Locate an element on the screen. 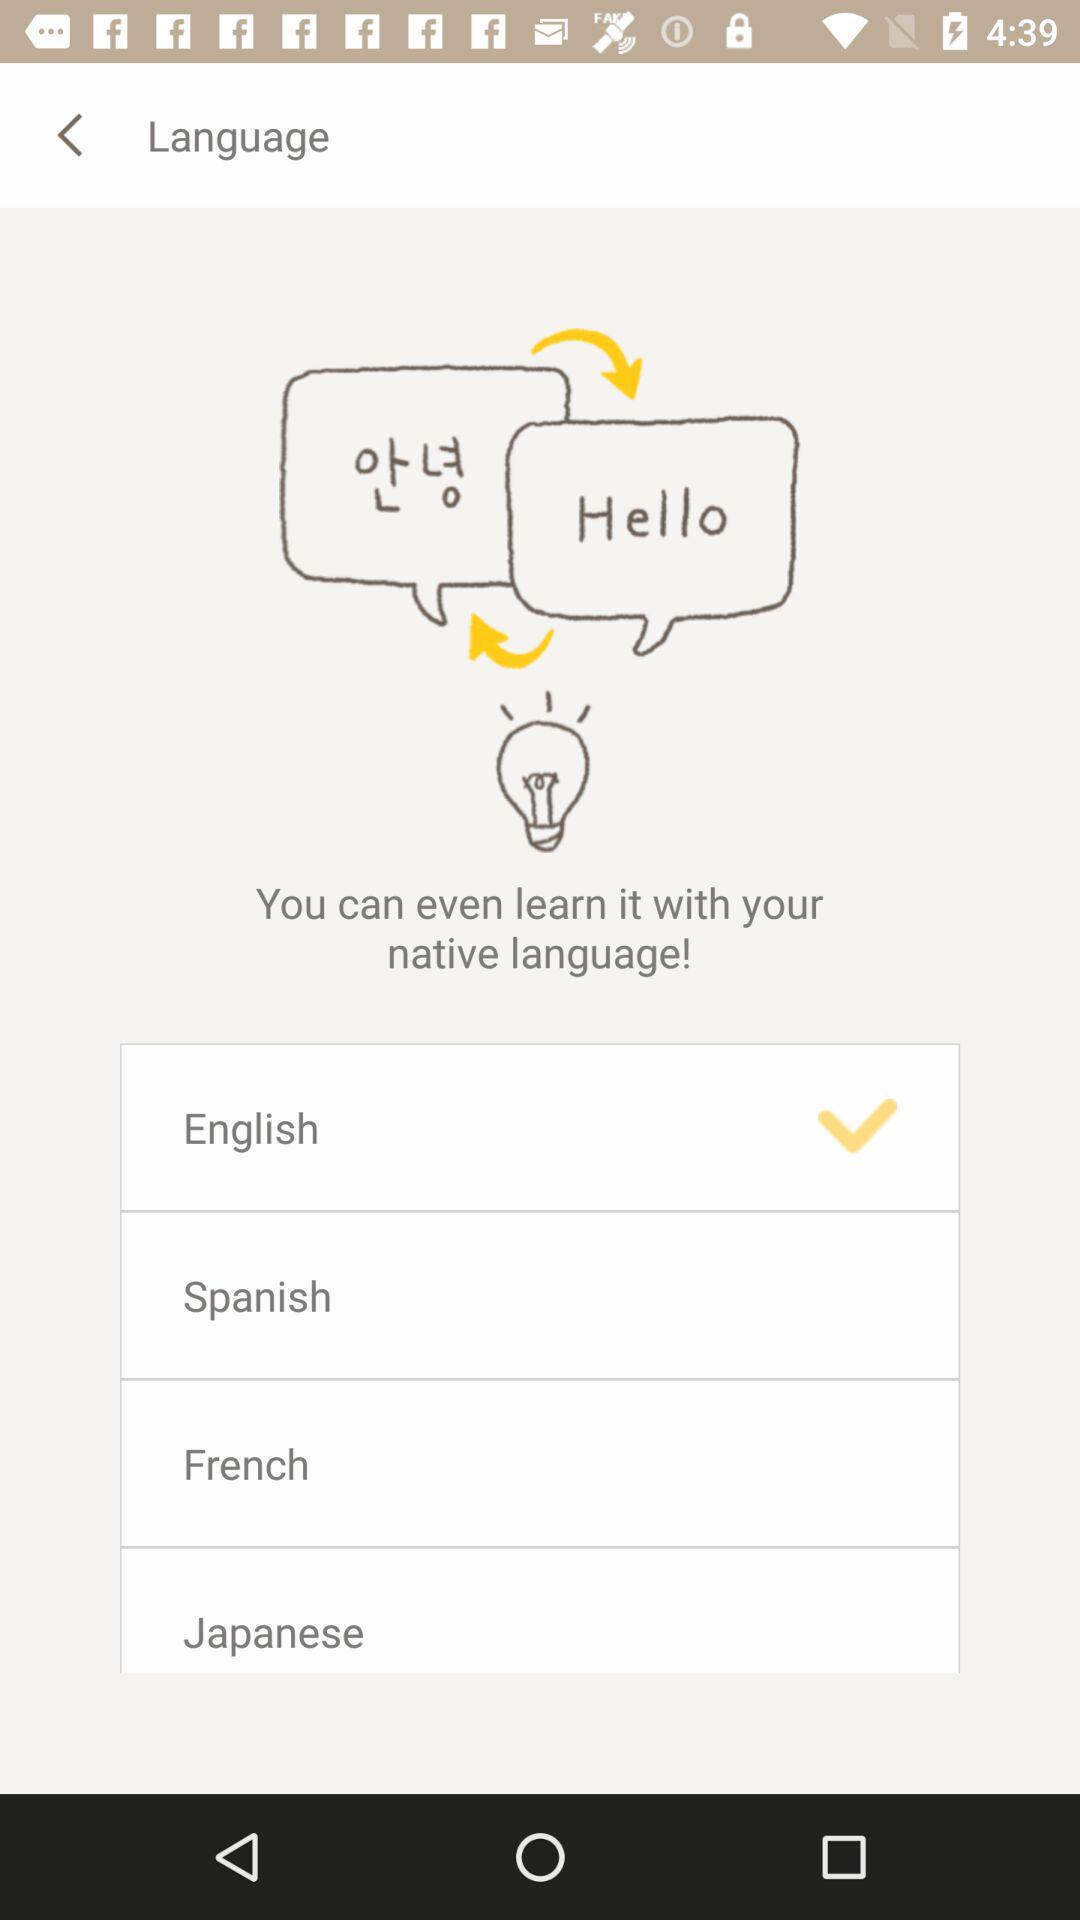 The width and height of the screenshot is (1080, 1920). the arrow_backward icon is located at coordinates (72, 133).